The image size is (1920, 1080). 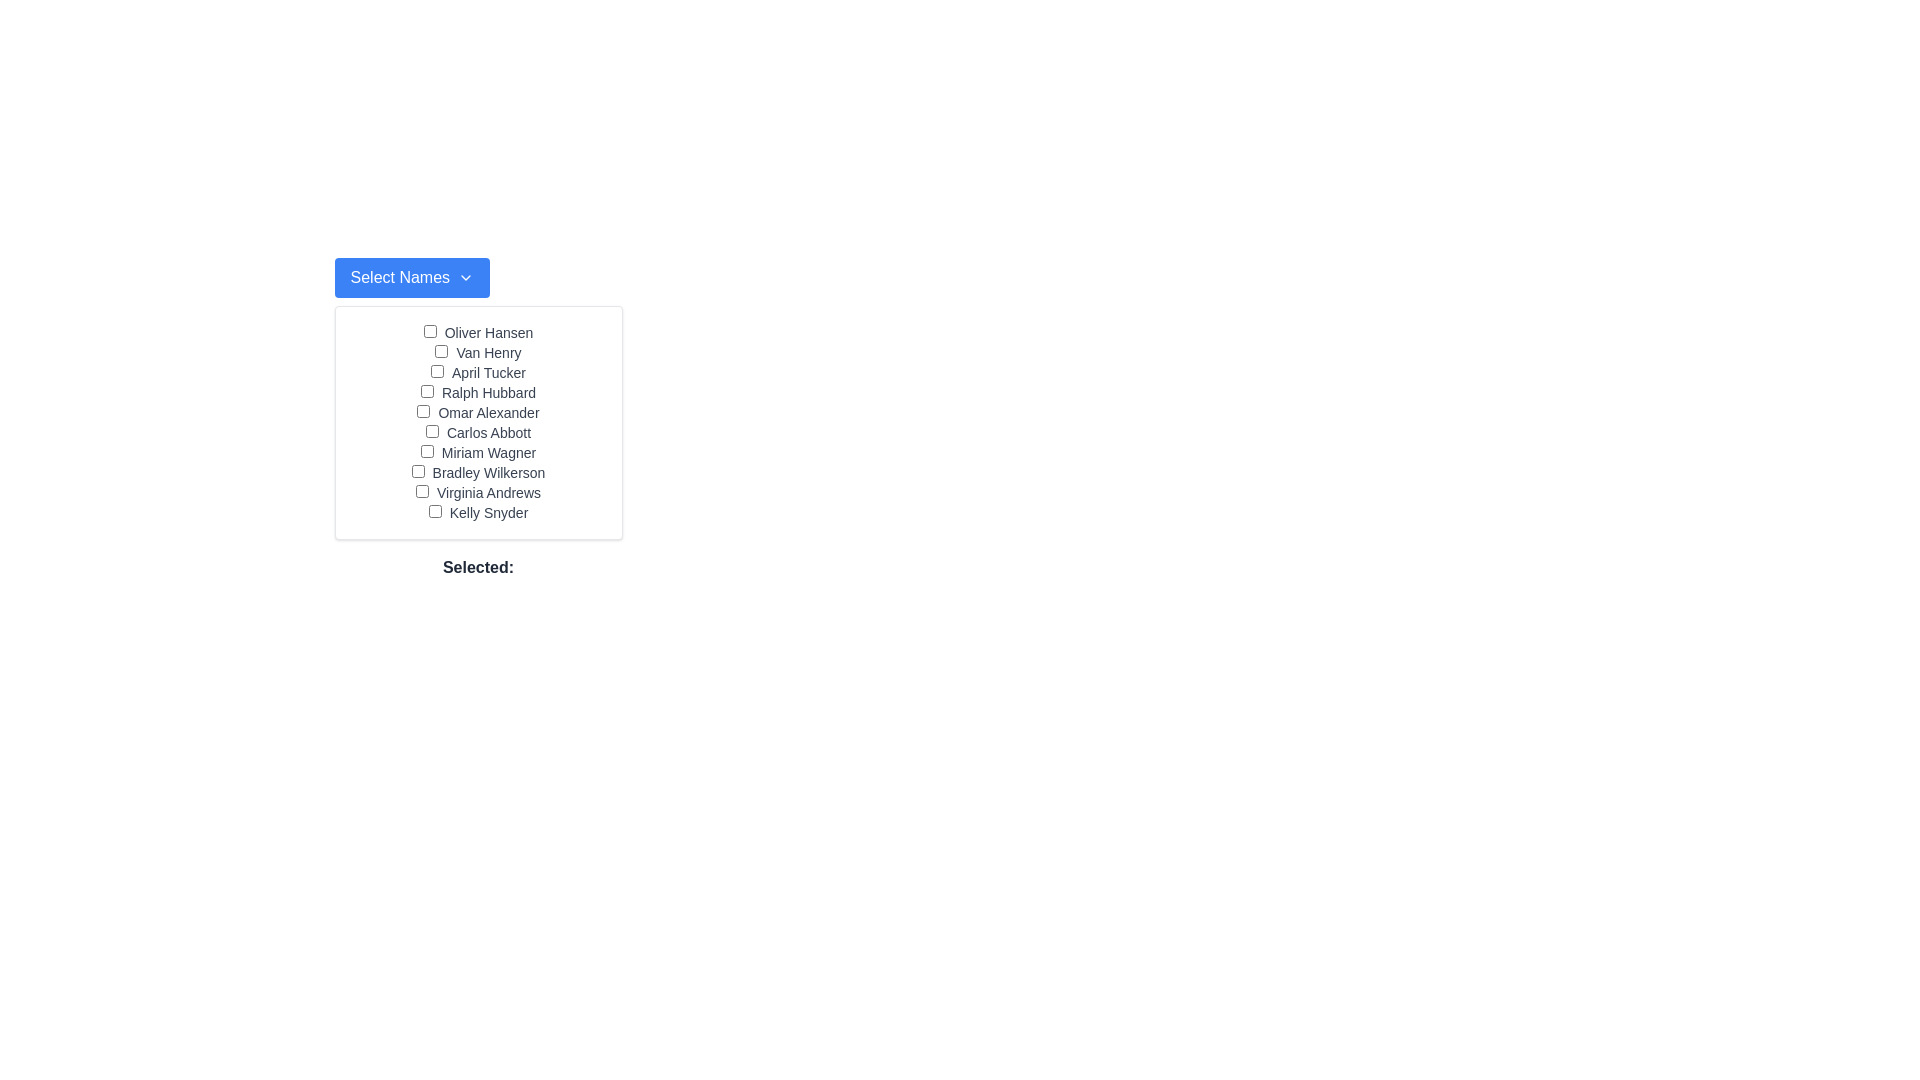 I want to click on the checkbox labeled 'Ralph Hubbard', so click(x=426, y=391).